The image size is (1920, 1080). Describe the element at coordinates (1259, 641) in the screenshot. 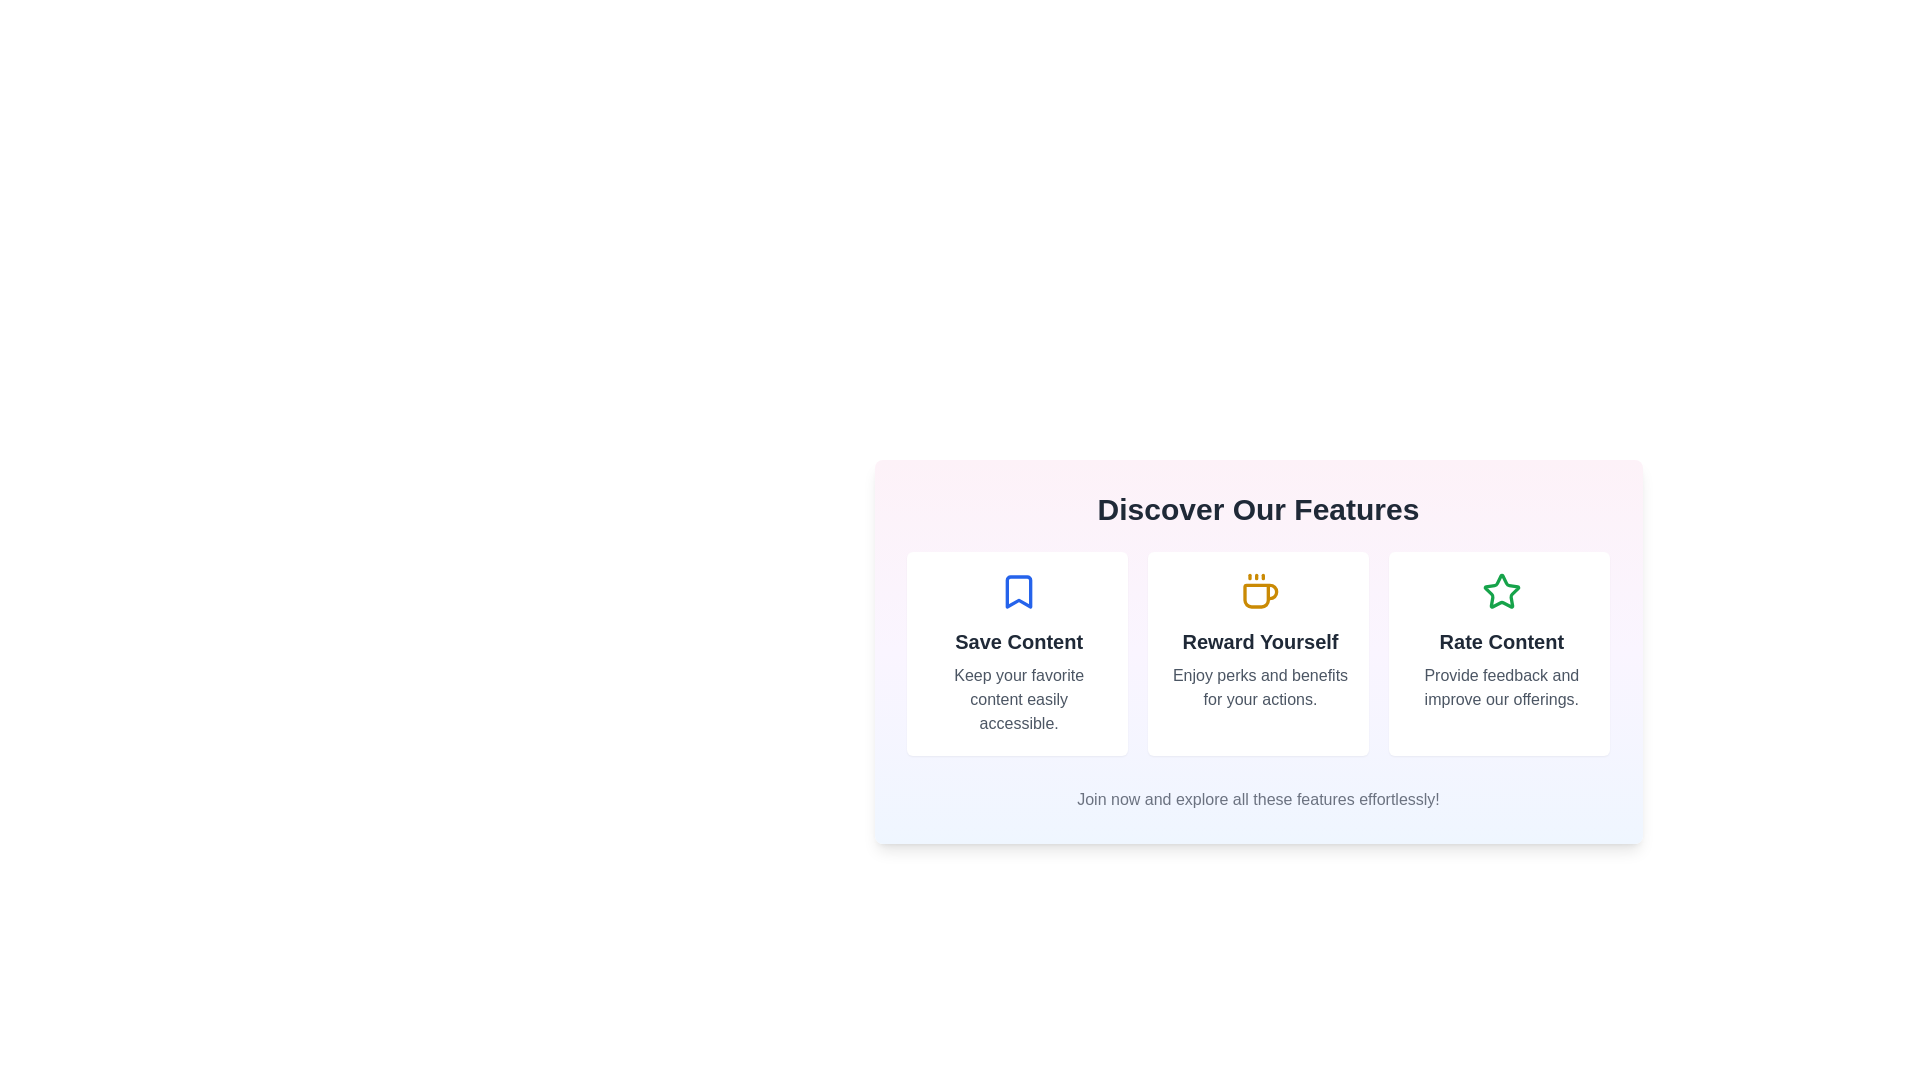

I see `text for information from the 'Reward Yourself' Informational Card located in the middle of a three-card layout beneath the title 'Discover Our Features'` at that location.